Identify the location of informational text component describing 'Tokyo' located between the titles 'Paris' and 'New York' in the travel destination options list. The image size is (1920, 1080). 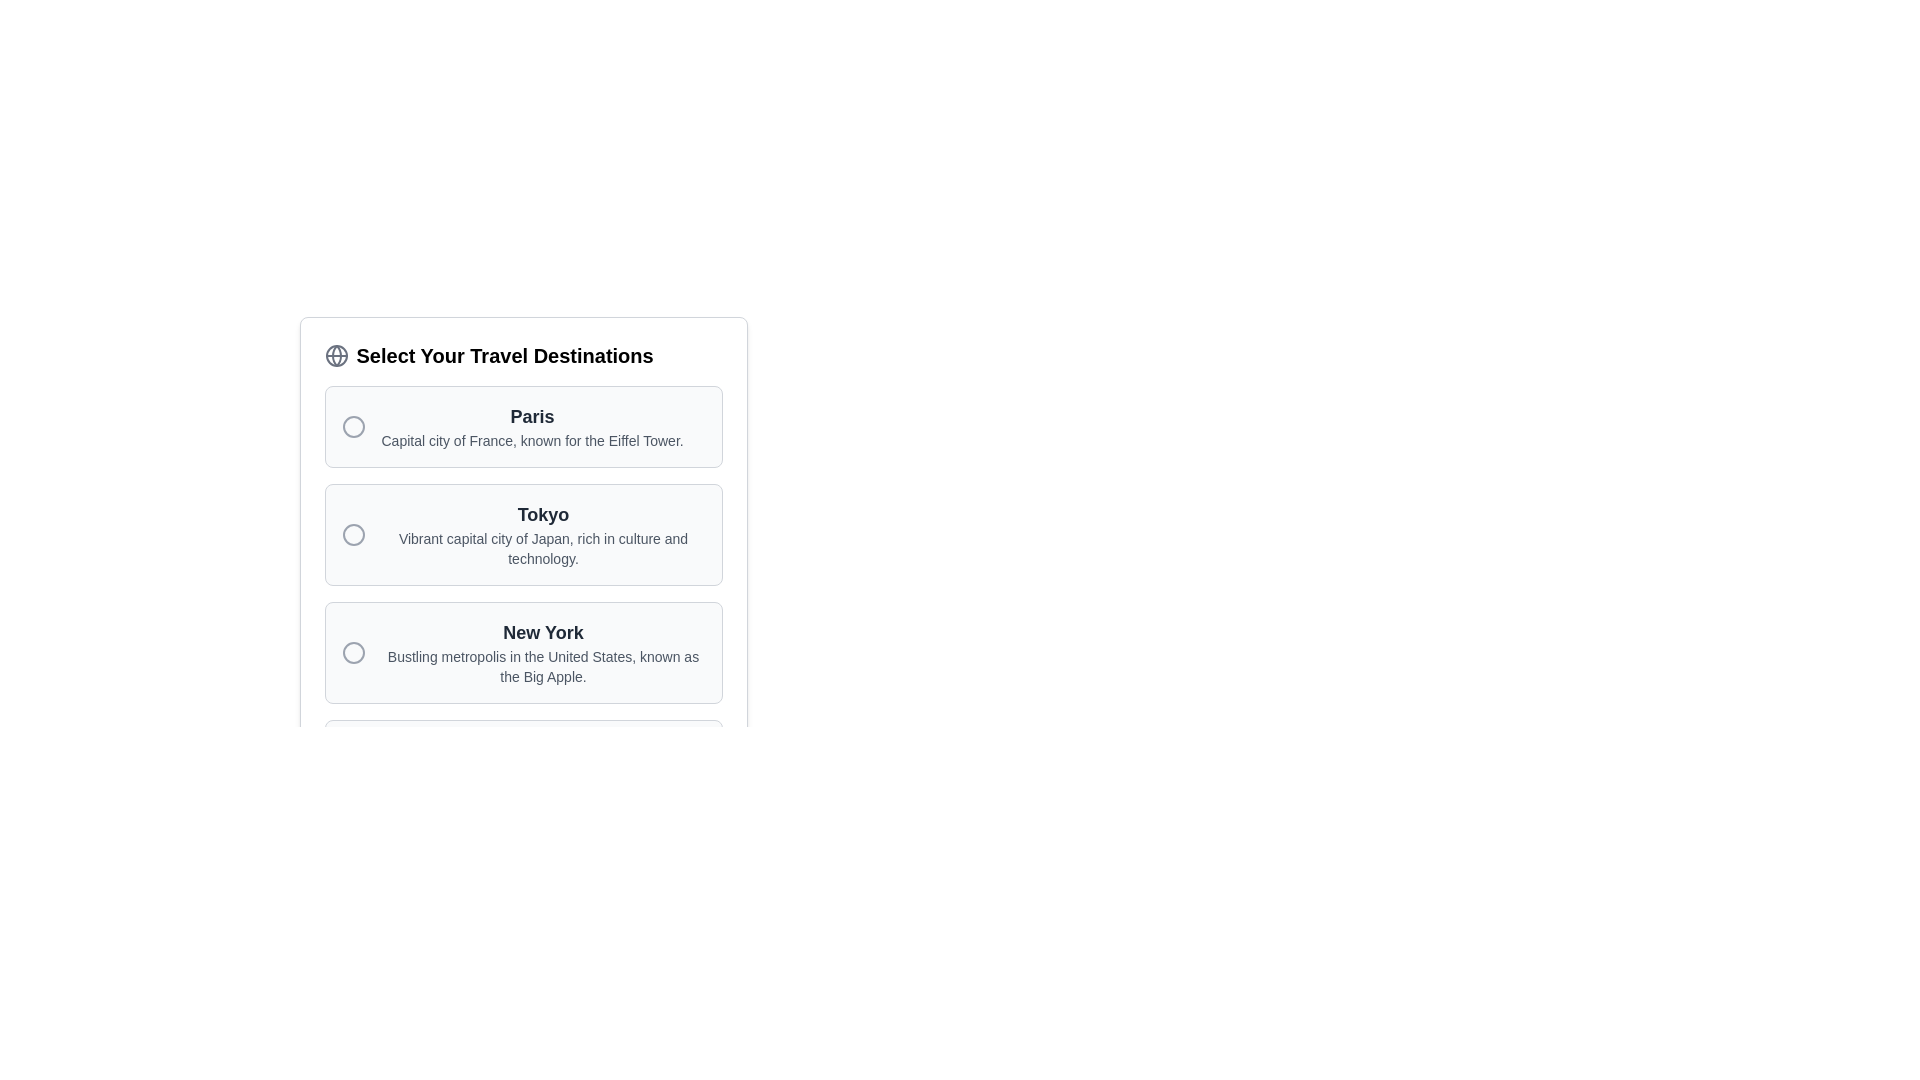
(543, 534).